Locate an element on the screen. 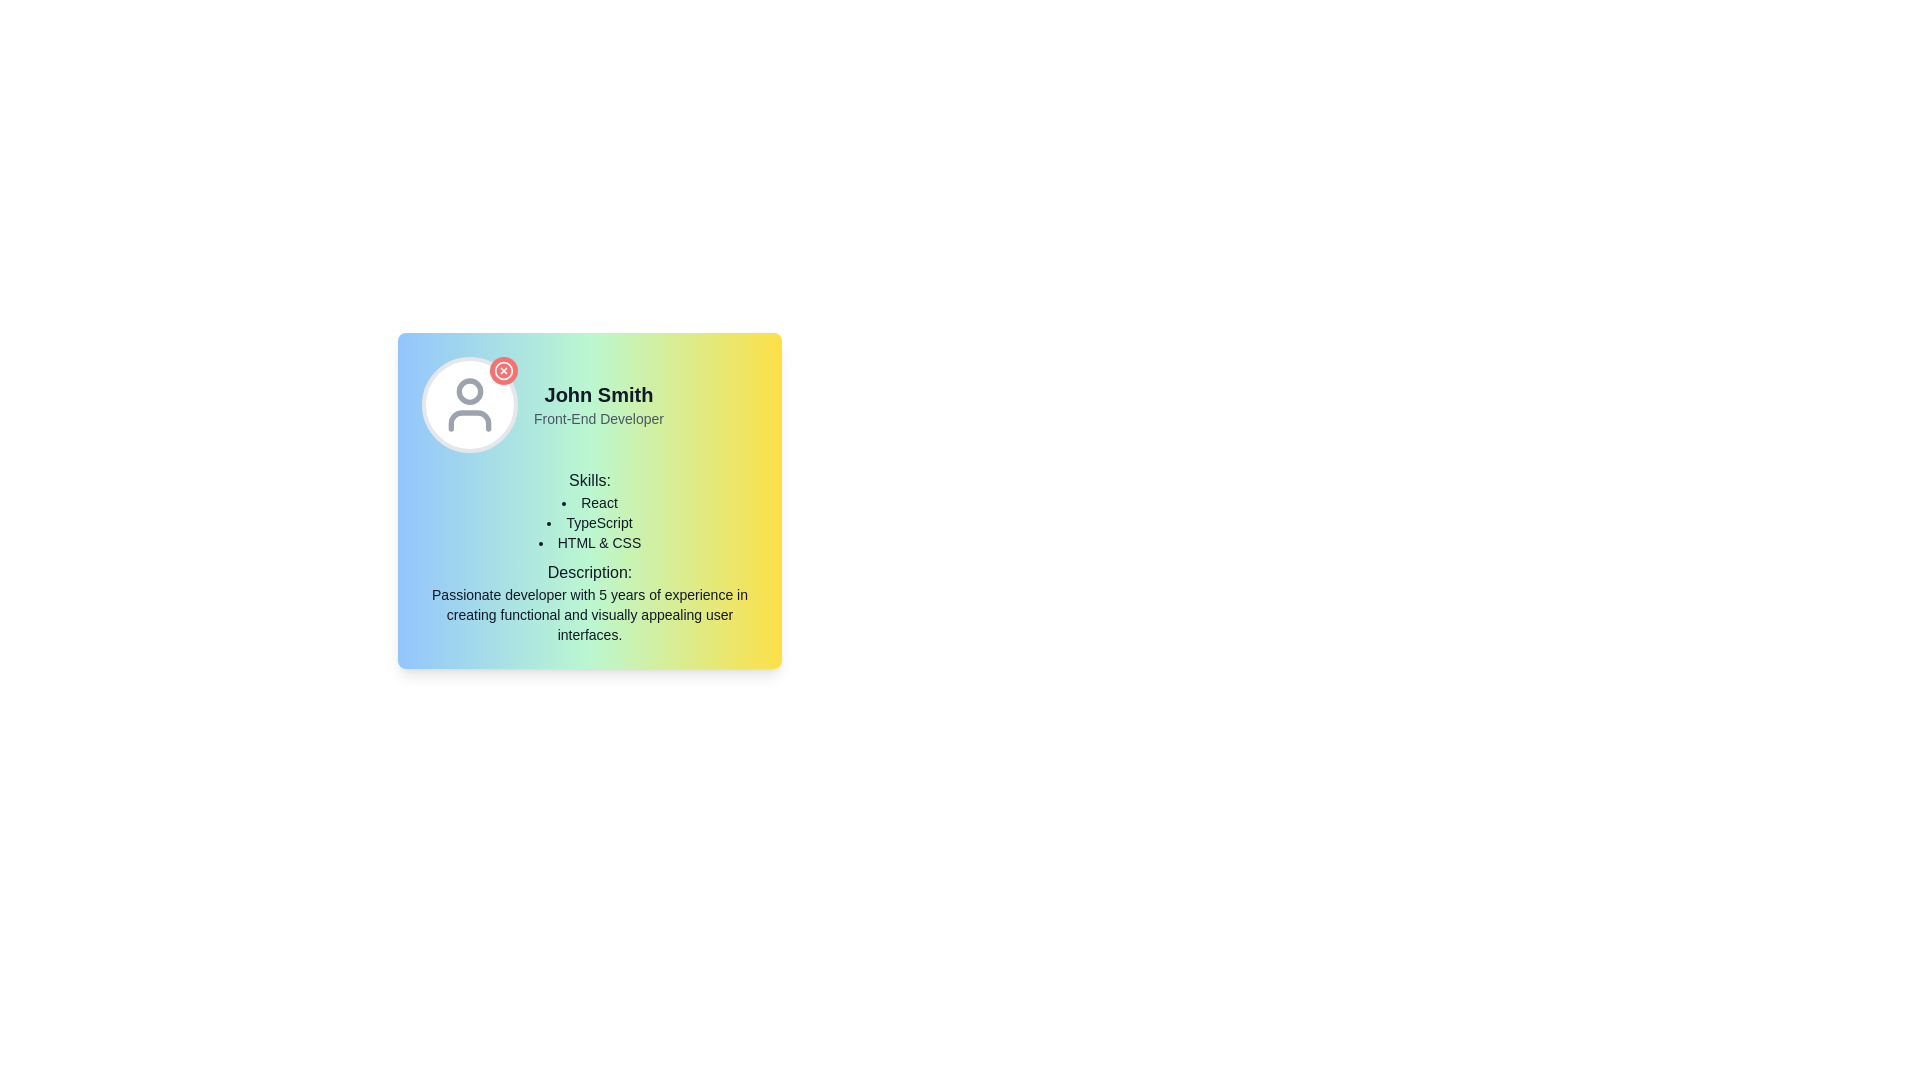 Image resolution: width=1920 pixels, height=1080 pixels. the text label 'HTML & CSS', which is the third item in a bulleted list under the 'Skills' heading, styled with a black dot and a gradient background is located at coordinates (589, 543).